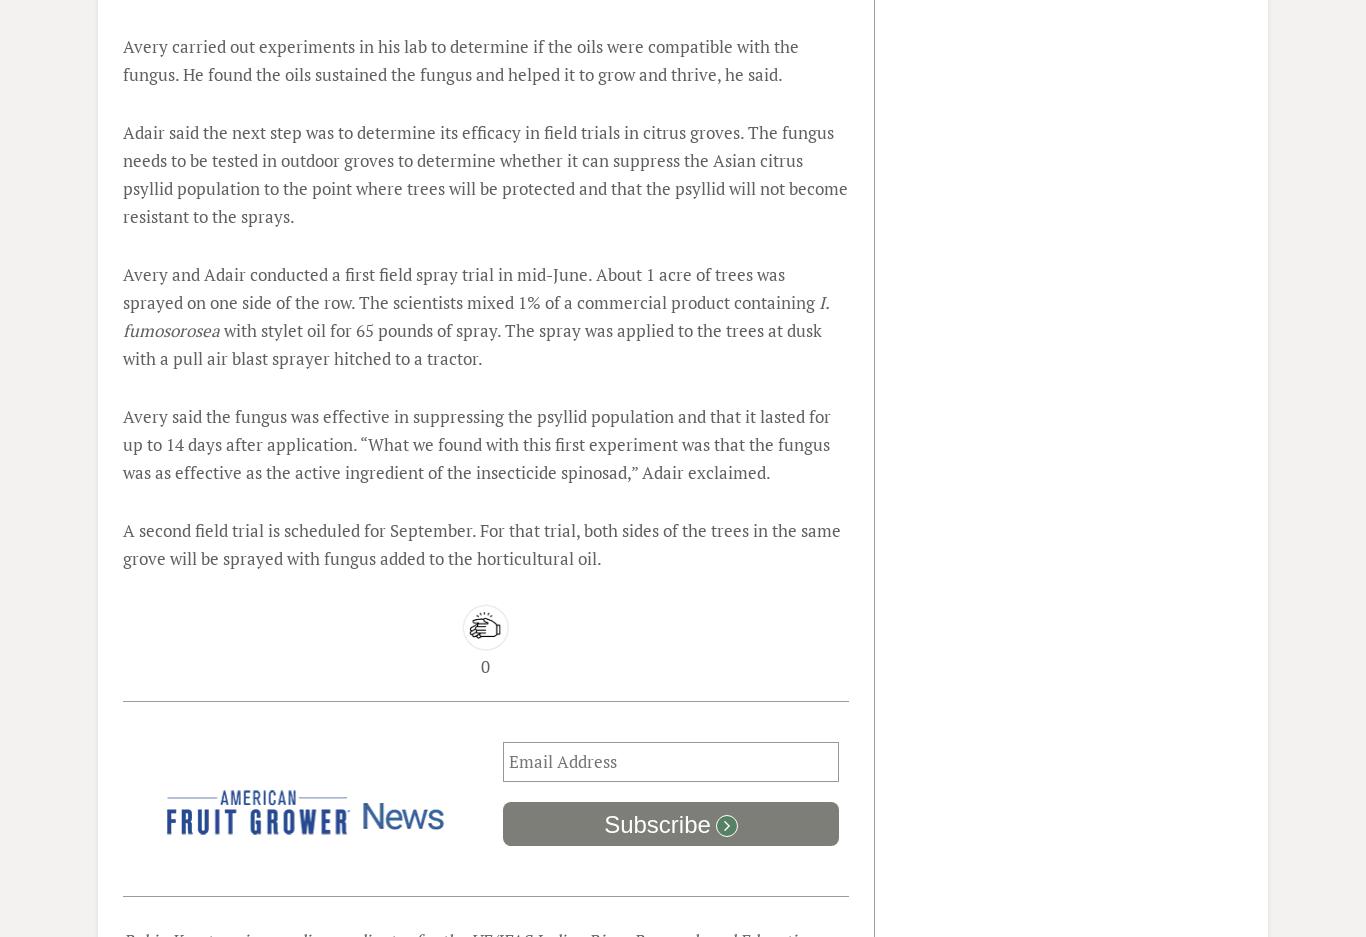  I want to click on 'A second field trial is scheduled for September. For that trial, both sides of the trees in the same grove will be sprayed with fungus added to the horticultural oil.', so click(482, 544).